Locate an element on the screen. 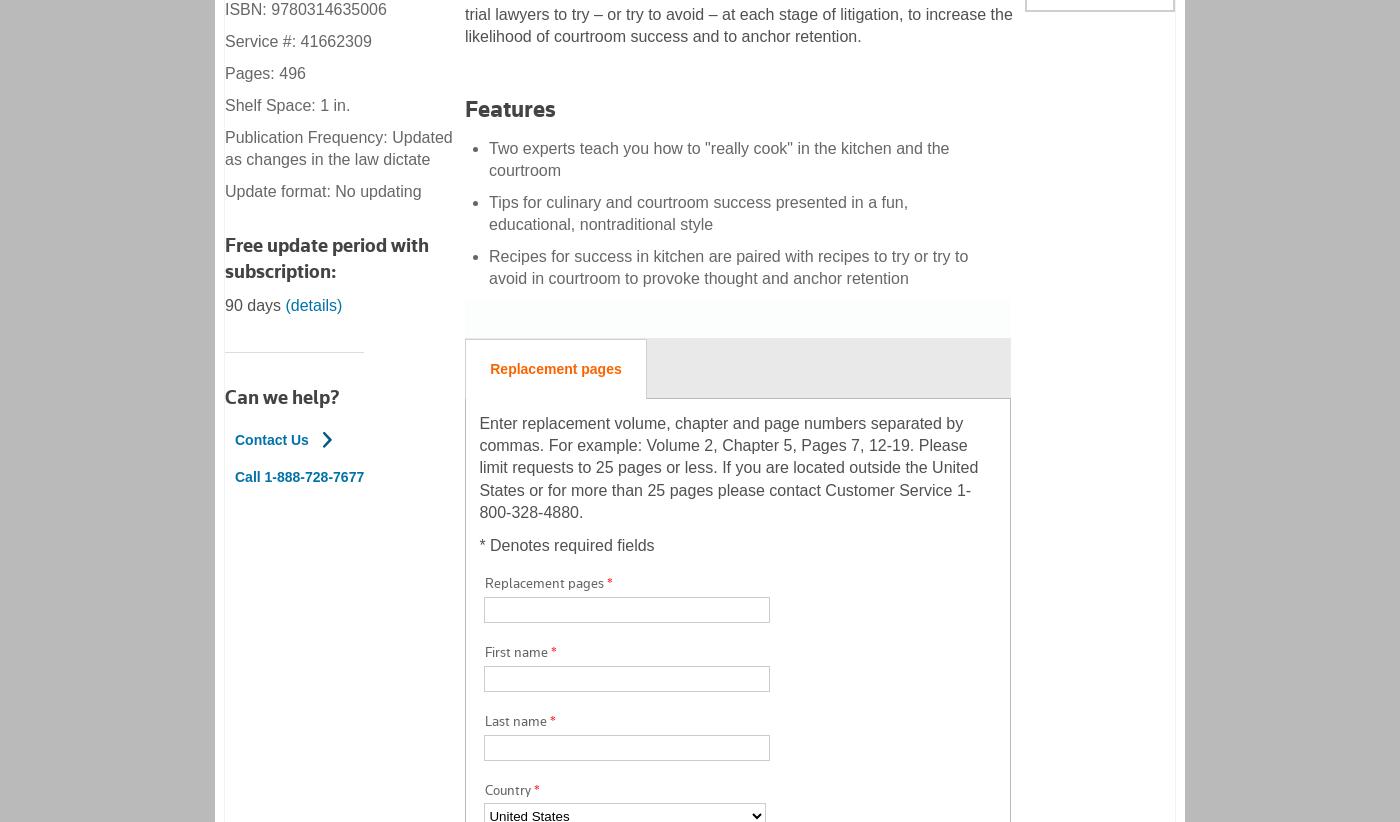 This screenshot has height=822, width=1400. '* Denotes required fields' is located at coordinates (566, 544).